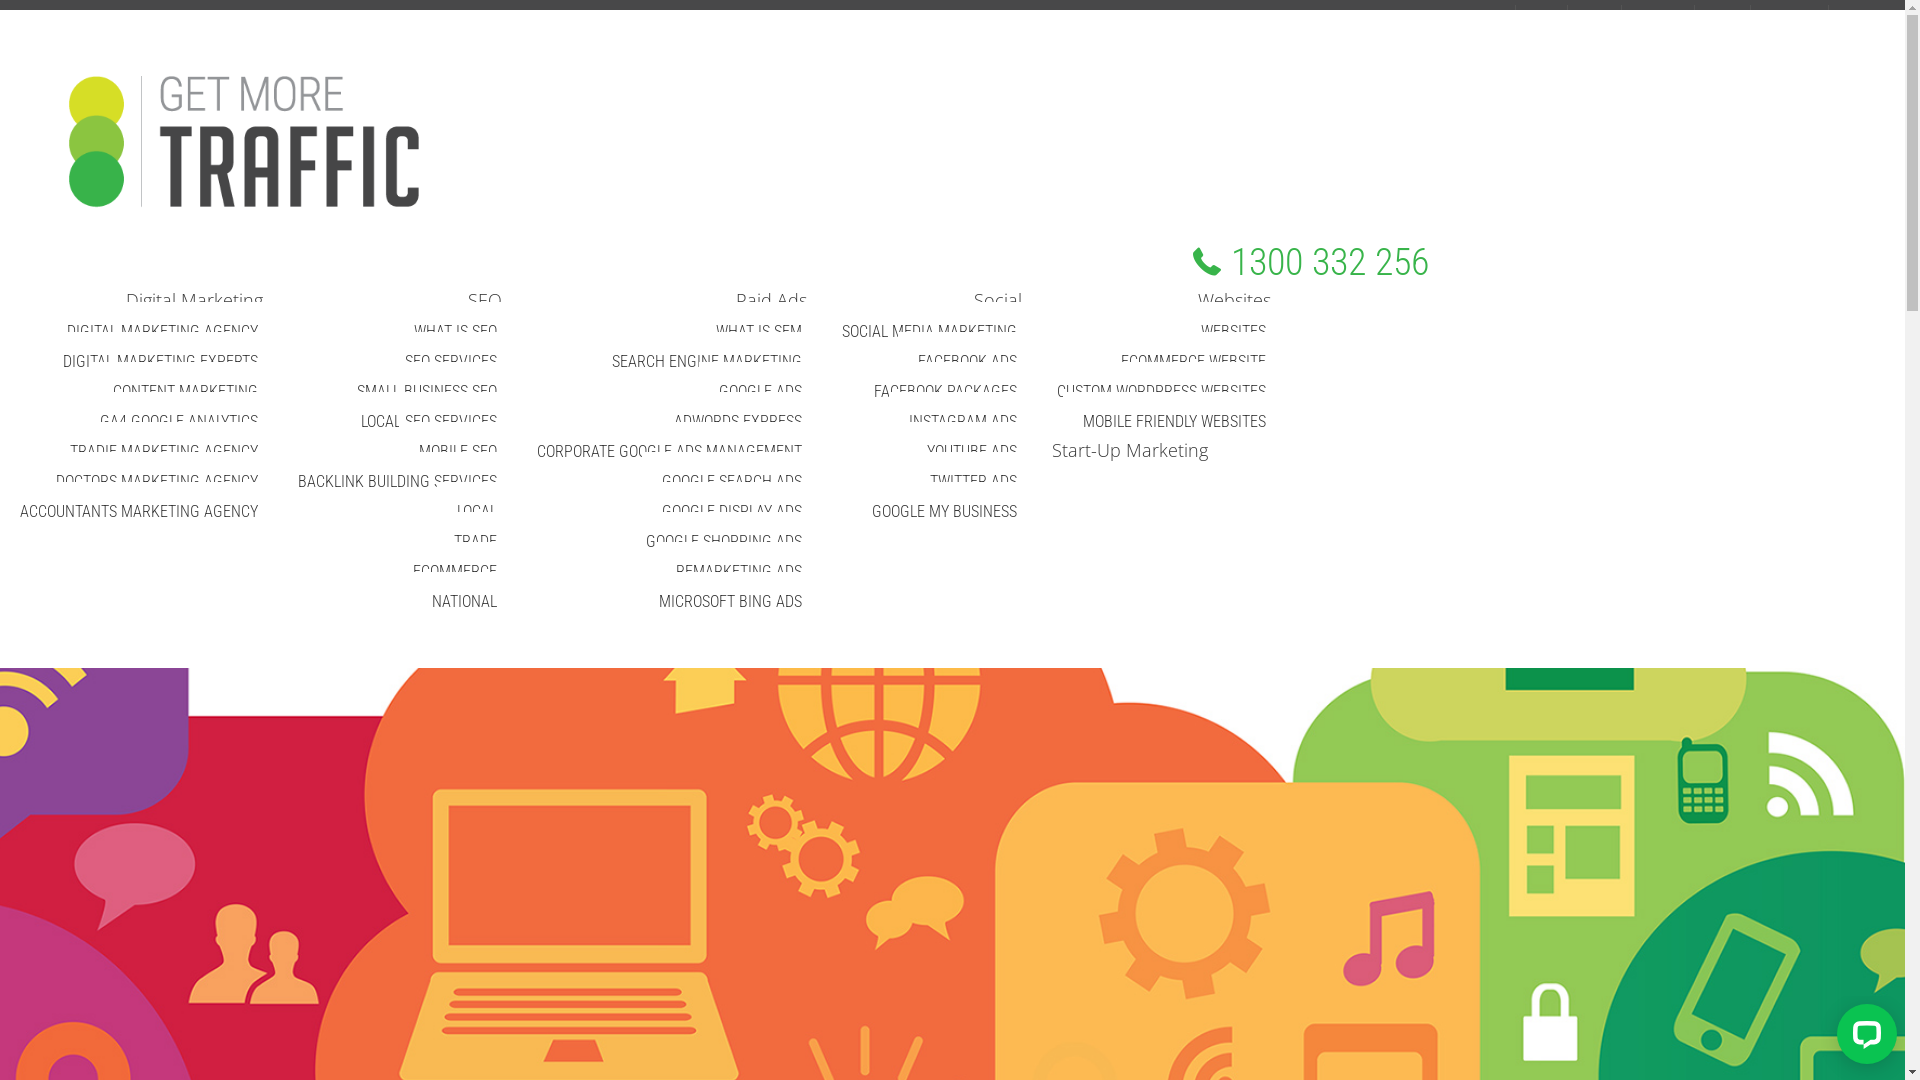  What do you see at coordinates (972, 451) in the screenshot?
I see `'YOUTUBE ADS'` at bounding box center [972, 451].